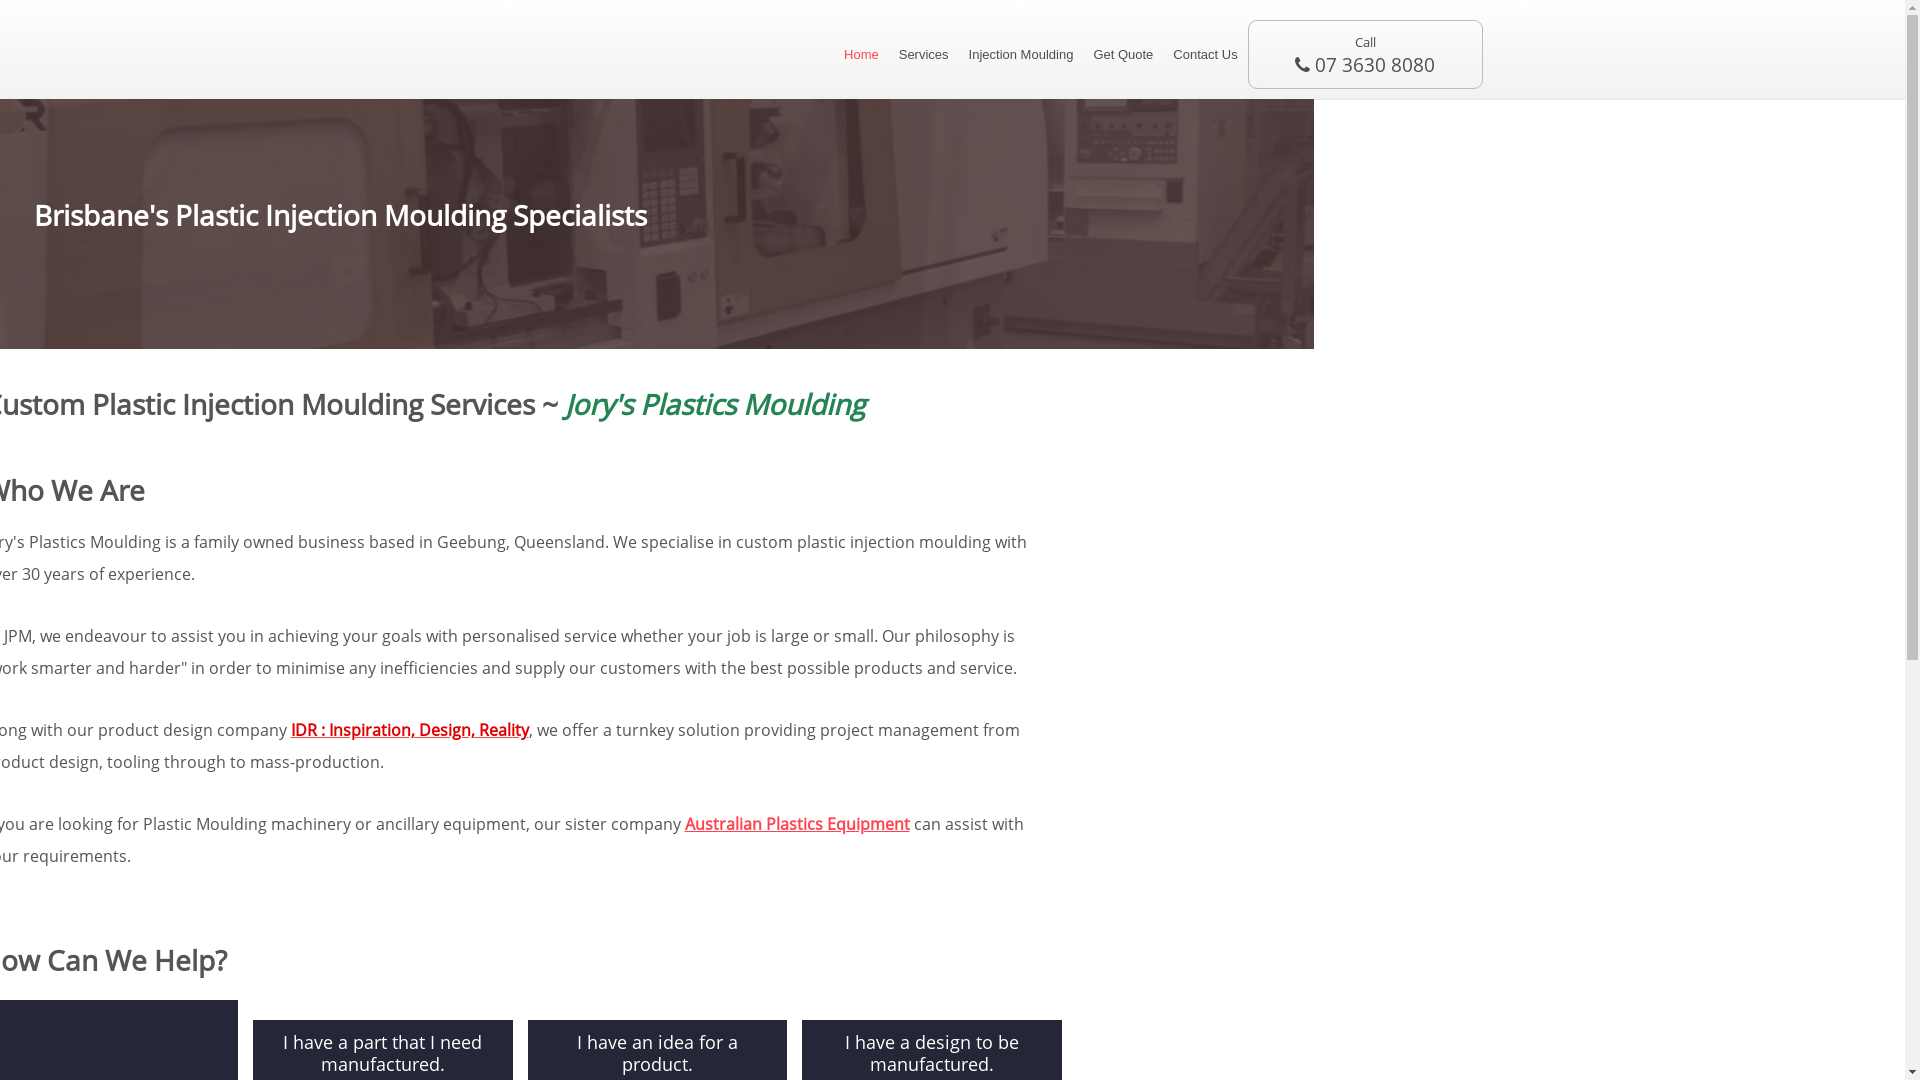  Describe the element at coordinates (288, 729) in the screenshot. I see `'IDR : Inspiration, Design, Reality'` at that location.